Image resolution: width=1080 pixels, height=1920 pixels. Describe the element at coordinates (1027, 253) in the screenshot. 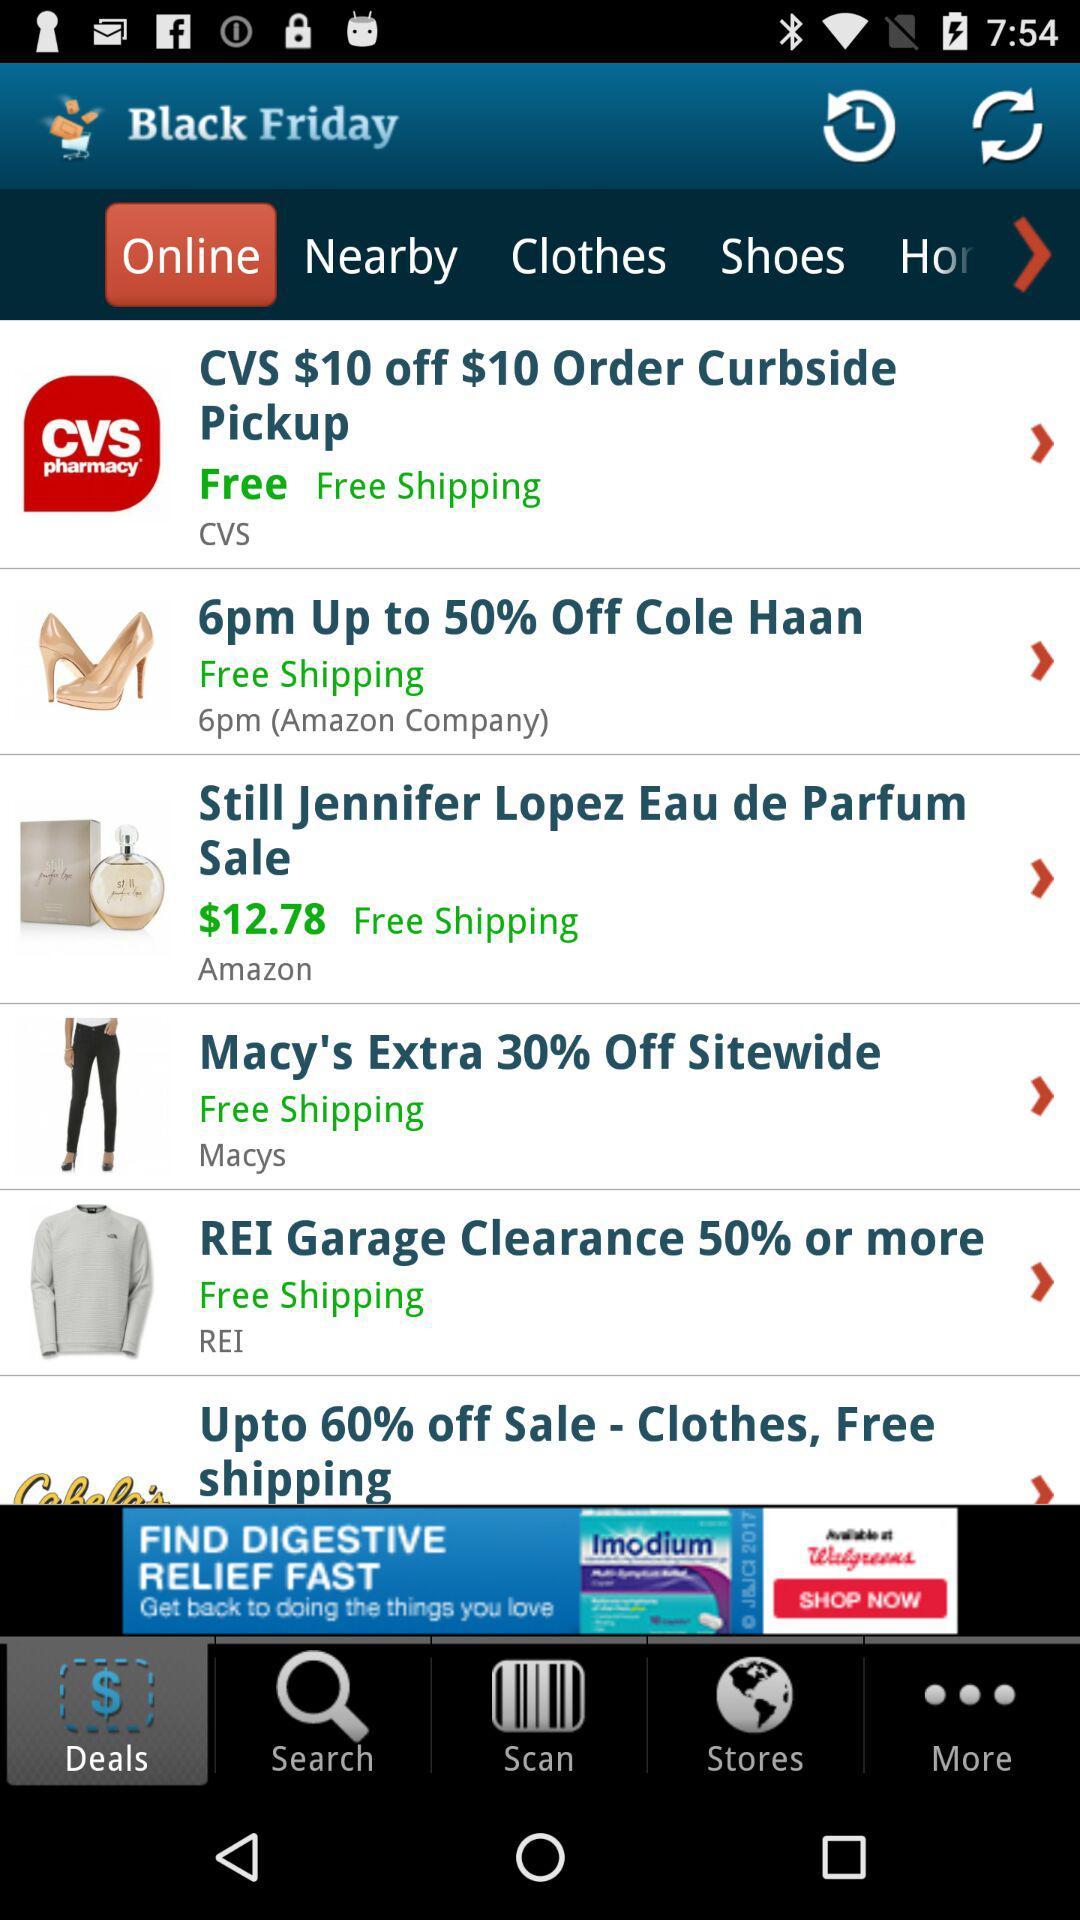

I see `see more` at that location.